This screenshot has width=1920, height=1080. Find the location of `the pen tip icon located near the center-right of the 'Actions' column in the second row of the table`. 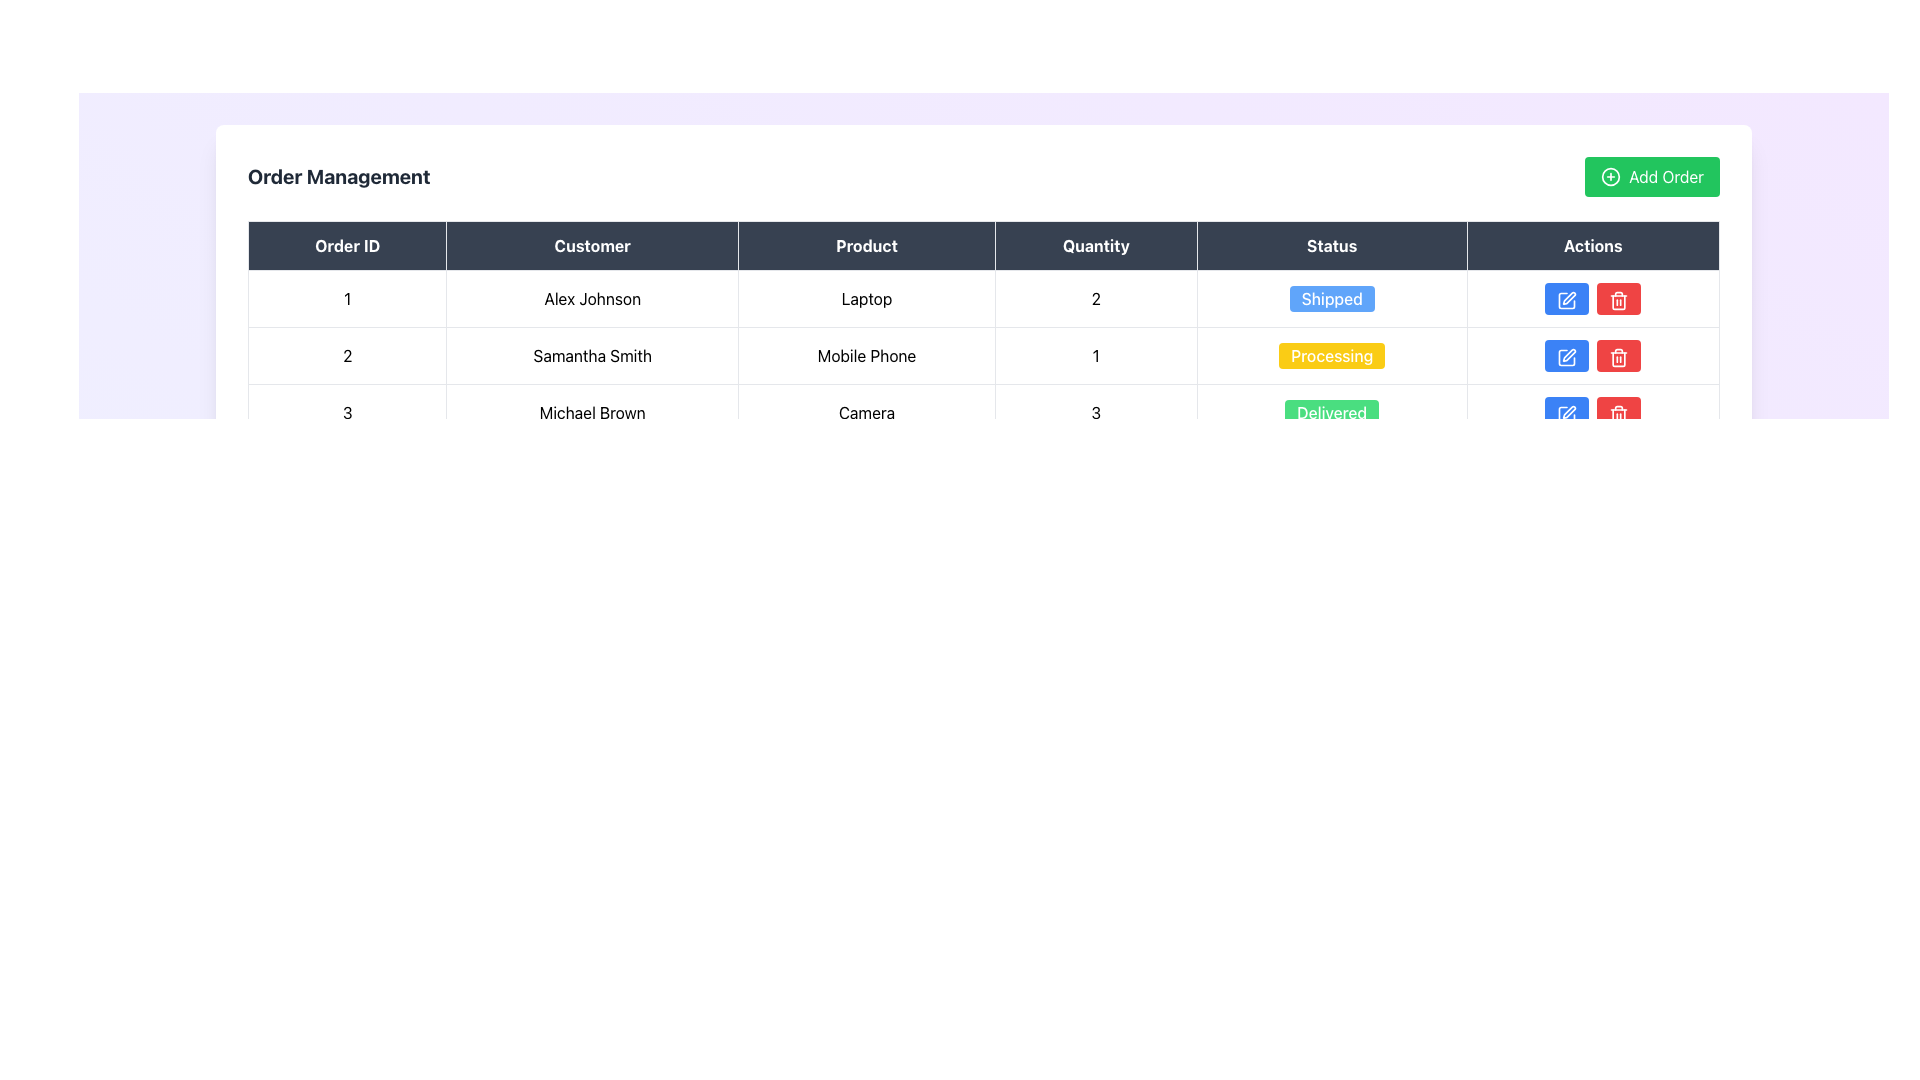

the pen tip icon located near the center-right of the 'Actions' column in the second row of the table is located at coordinates (1568, 354).